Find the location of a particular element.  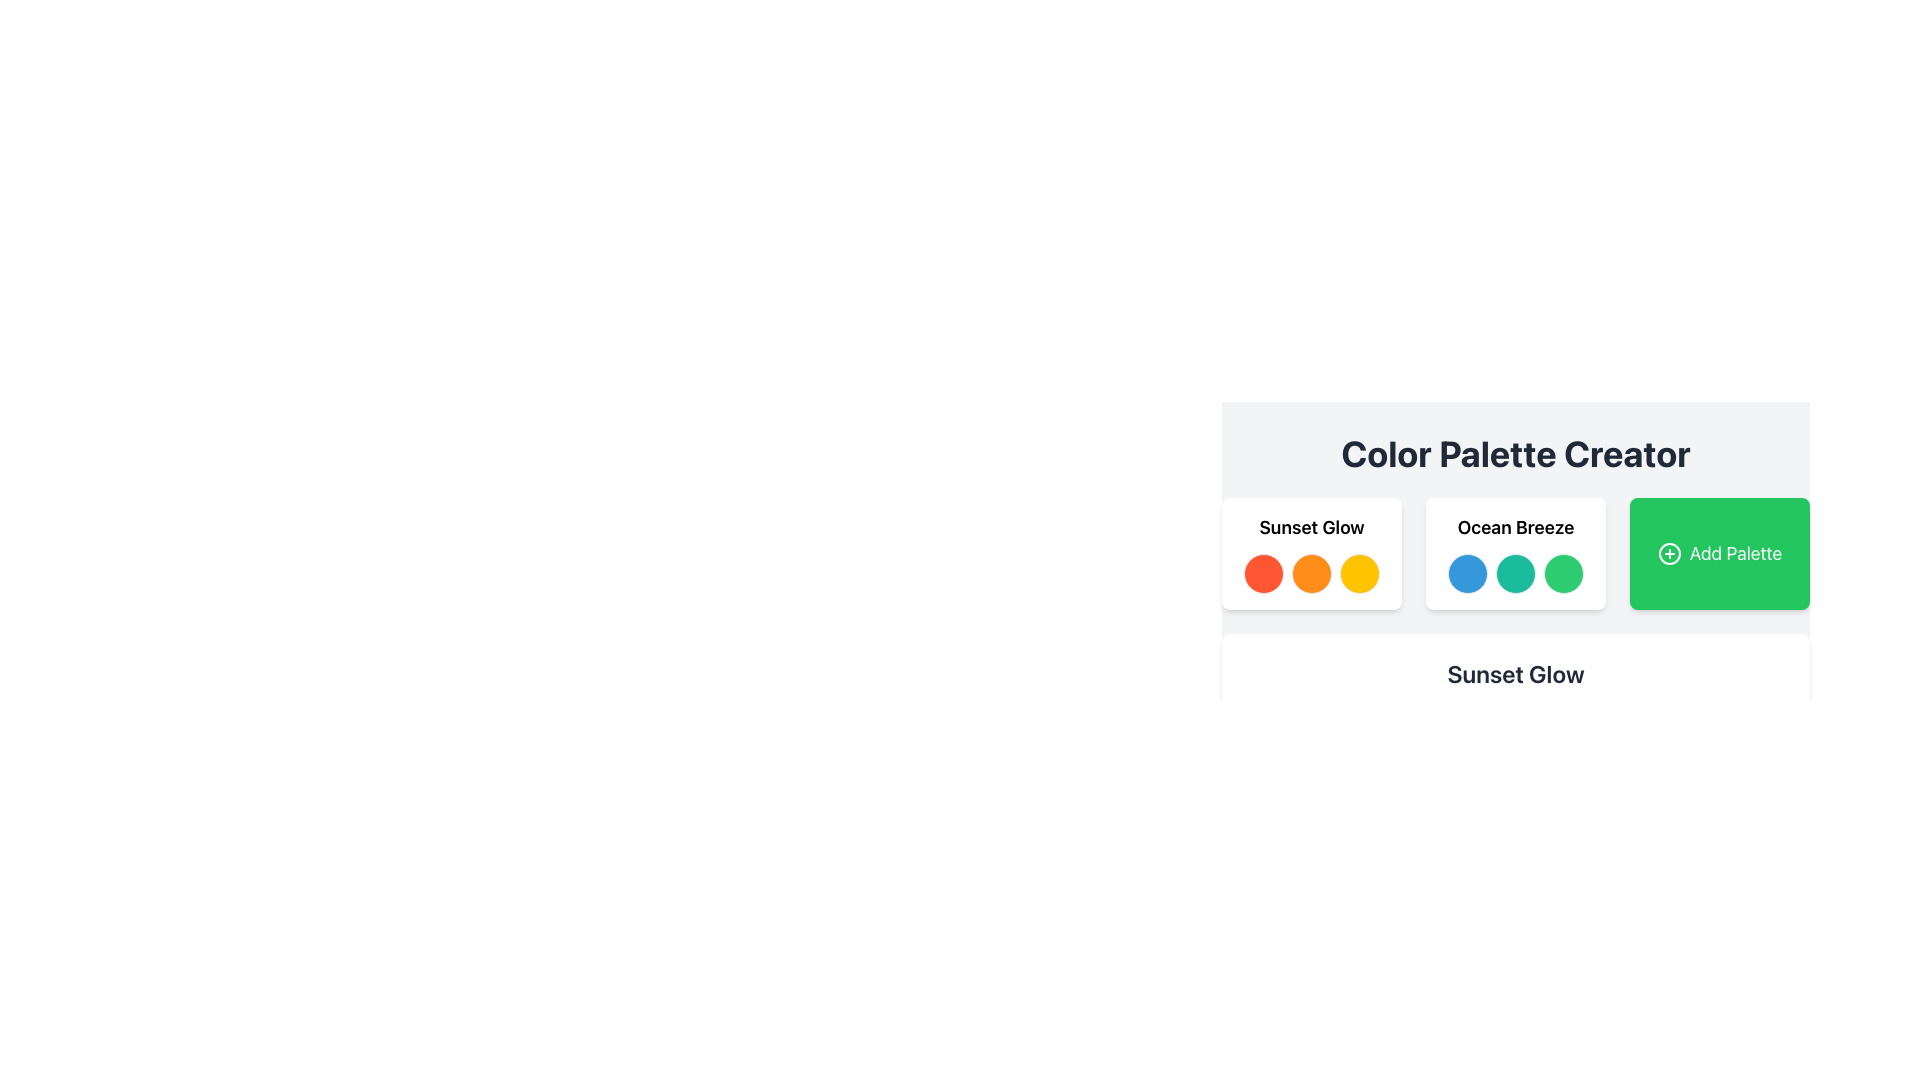

text displayed as 'Sunset Glow' which is in bold font style and centered within its section above a row of three circular elements is located at coordinates (1311, 527).